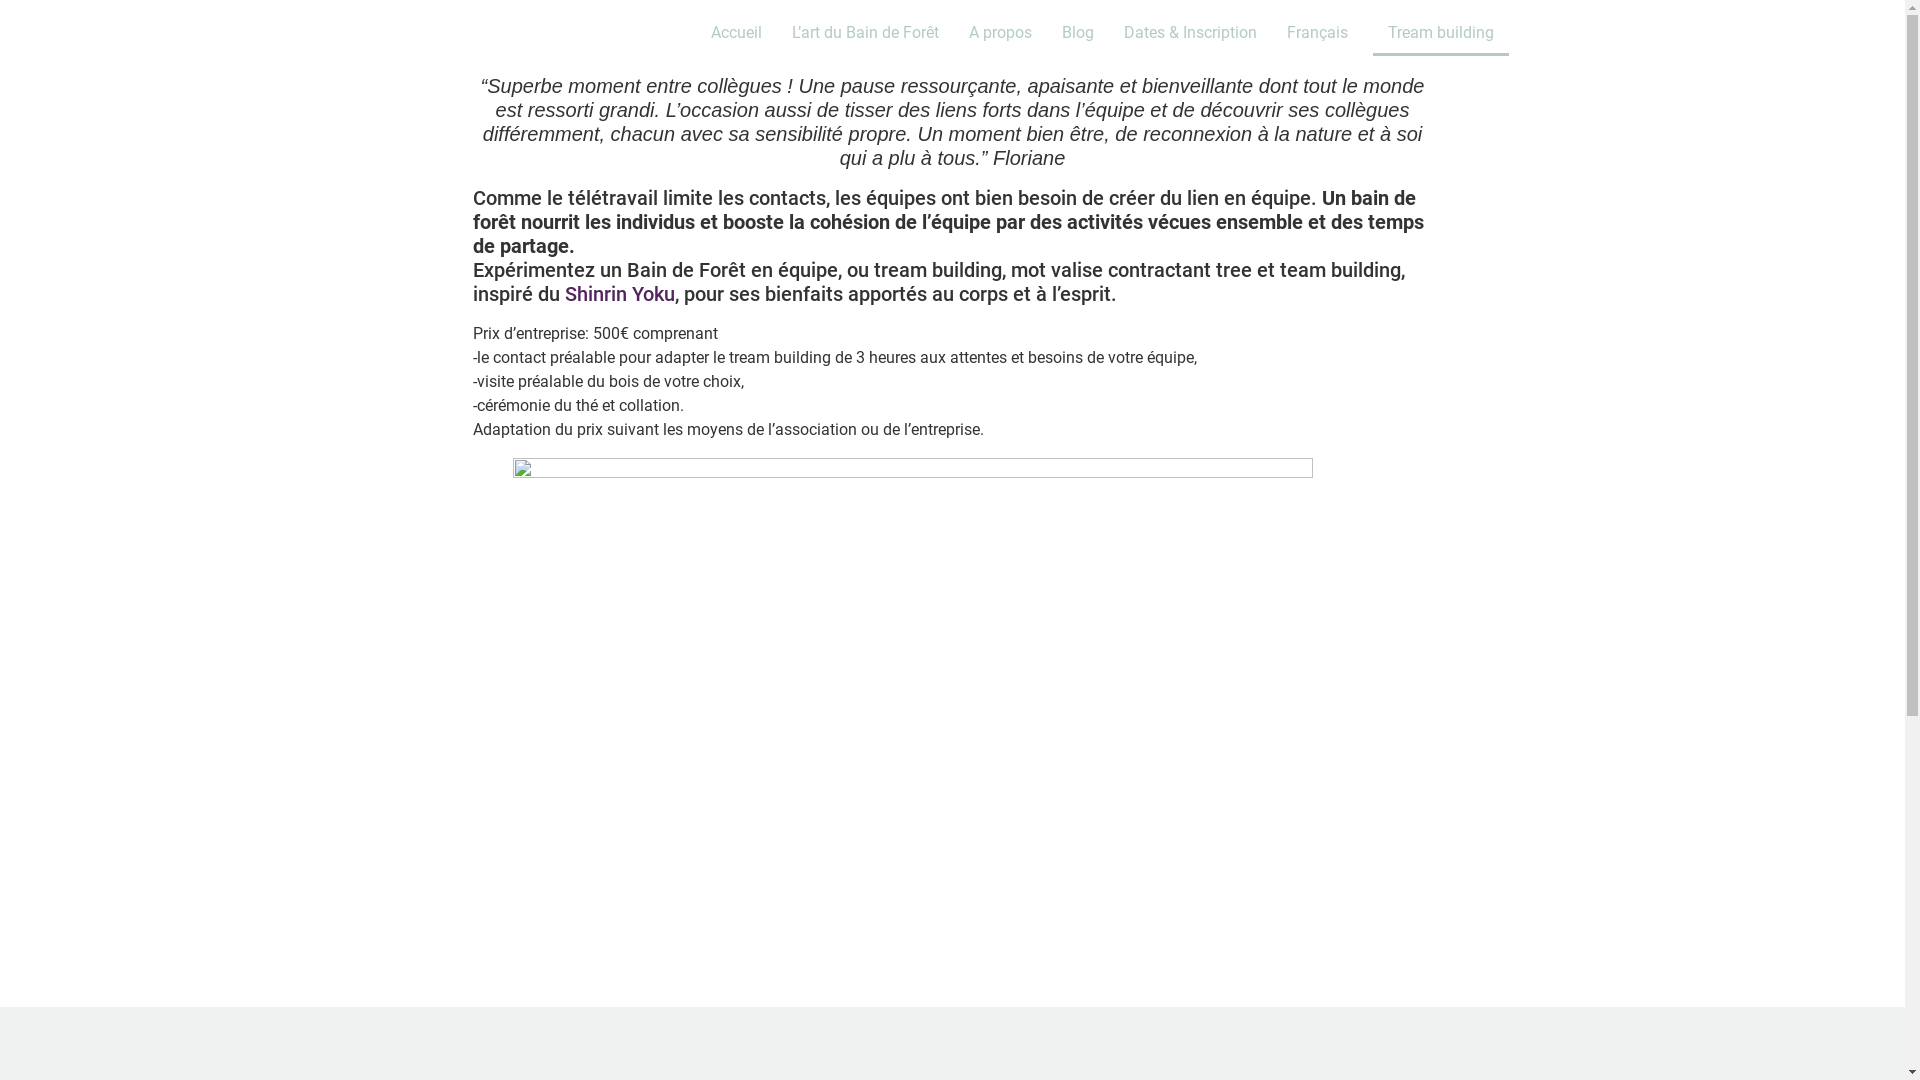  What do you see at coordinates (1107, 33) in the screenshot?
I see `'Dates & Inscription'` at bounding box center [1107, 33].